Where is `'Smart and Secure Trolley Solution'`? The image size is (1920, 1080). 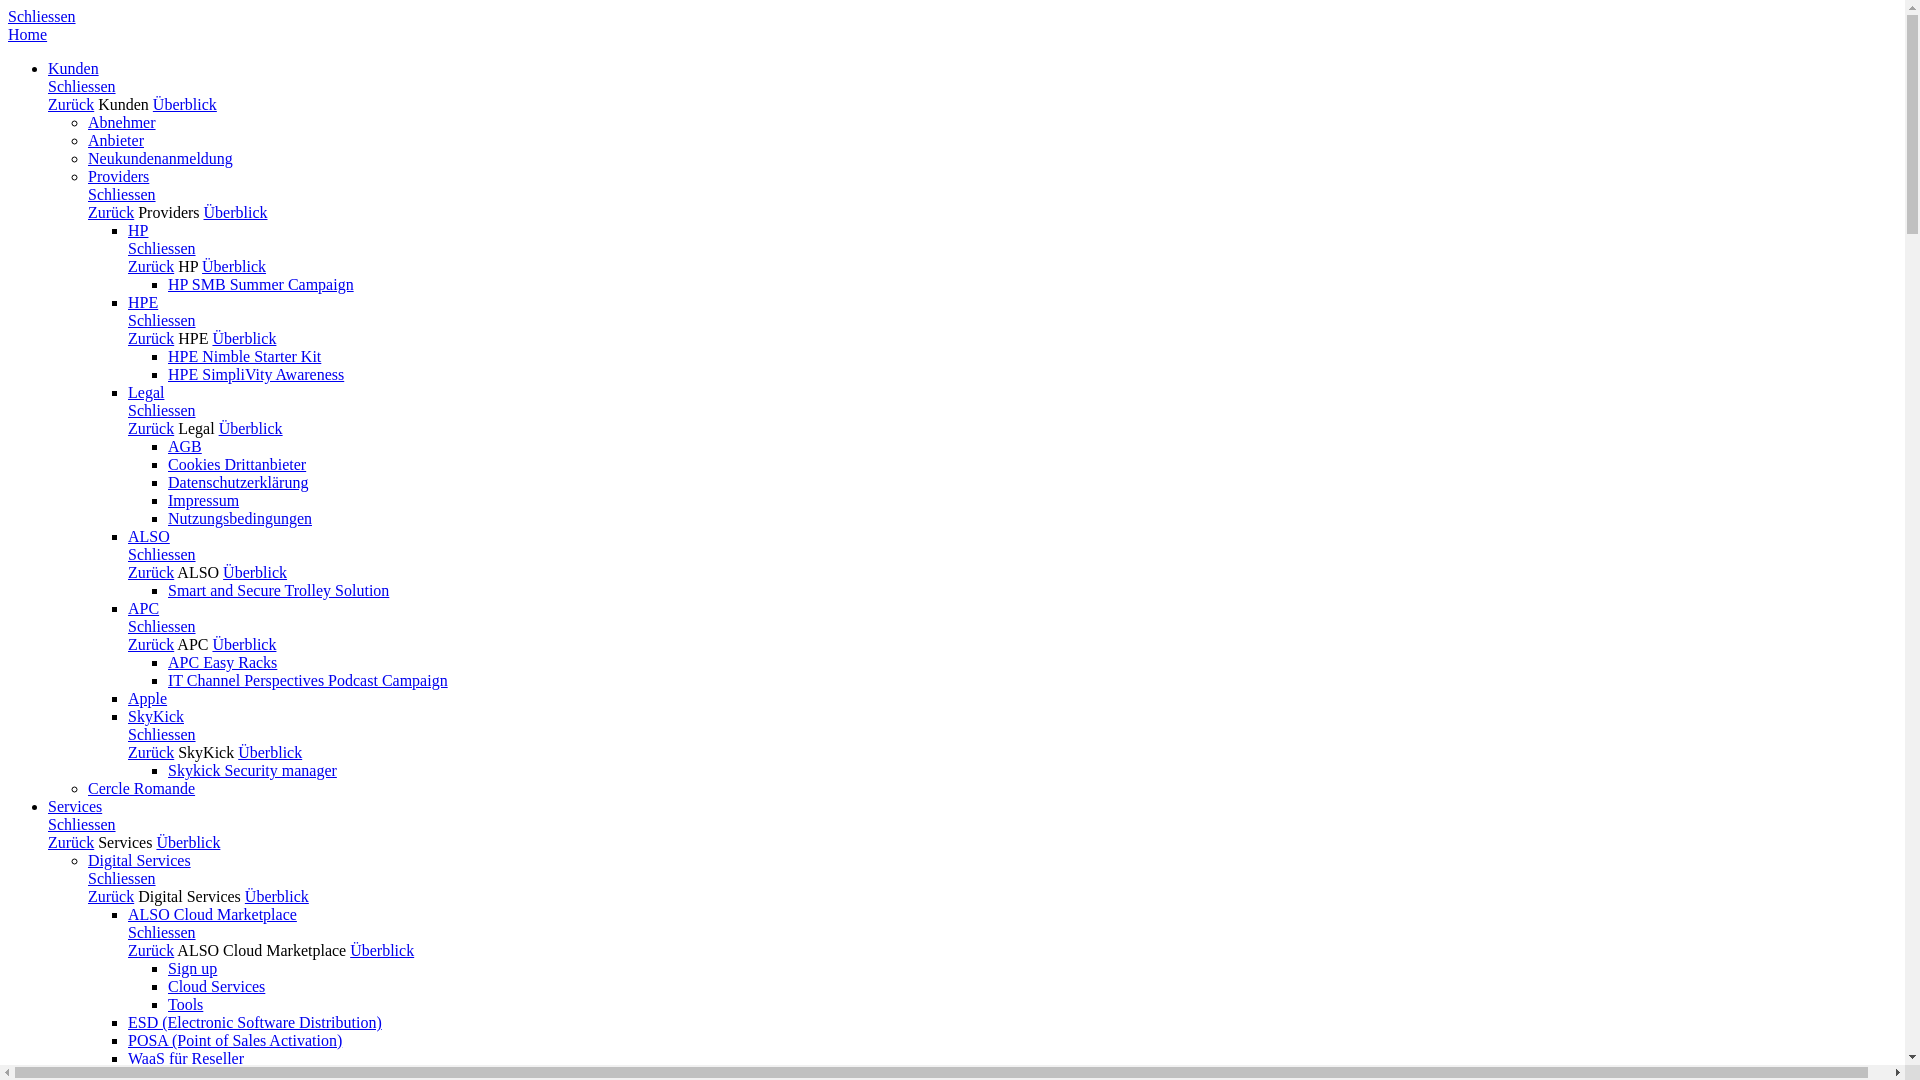
'Smart and Secure Trolley Solution' is located at coordinates (168, 589).